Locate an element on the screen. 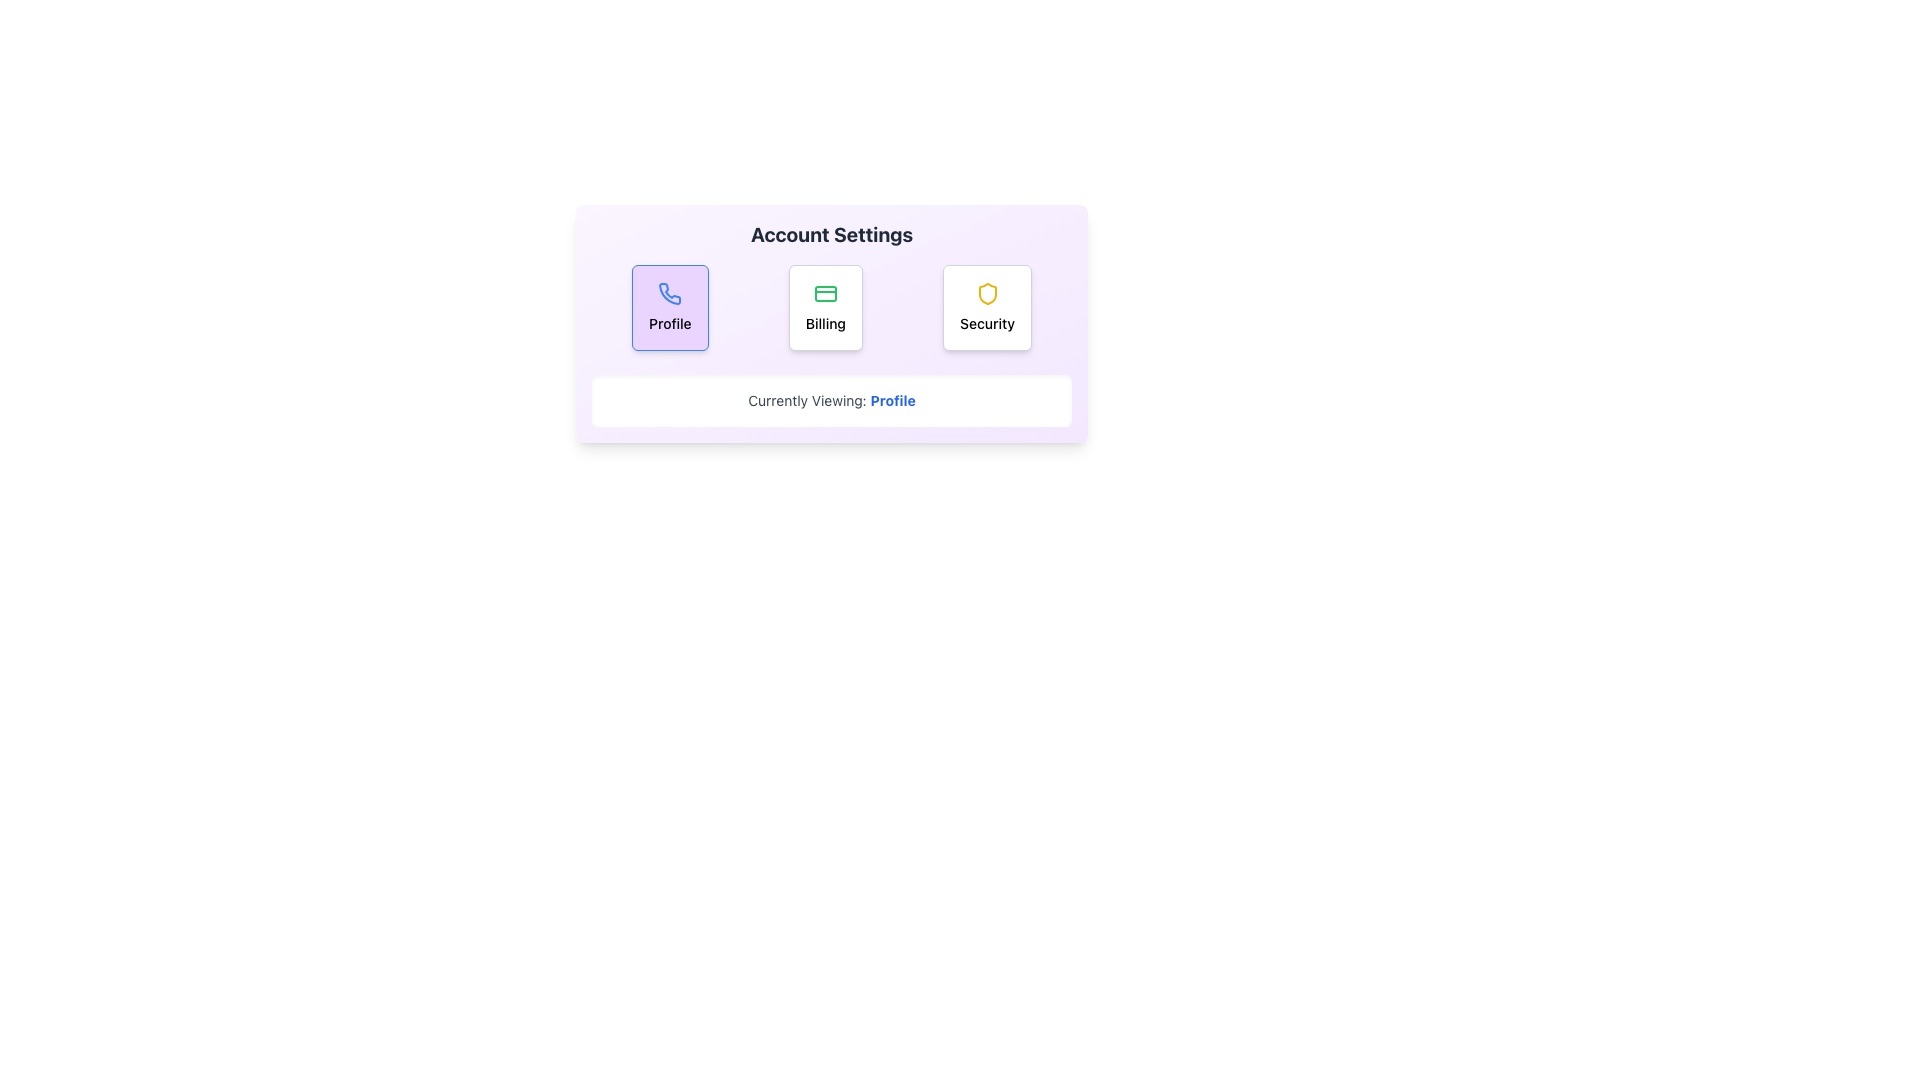 The width and height of the screenshot is (1920, 1080). the rectangular element with rounded corners inside the credit card icon in the Billing section of the Account Settings interface is located at coordinates (825, 293).